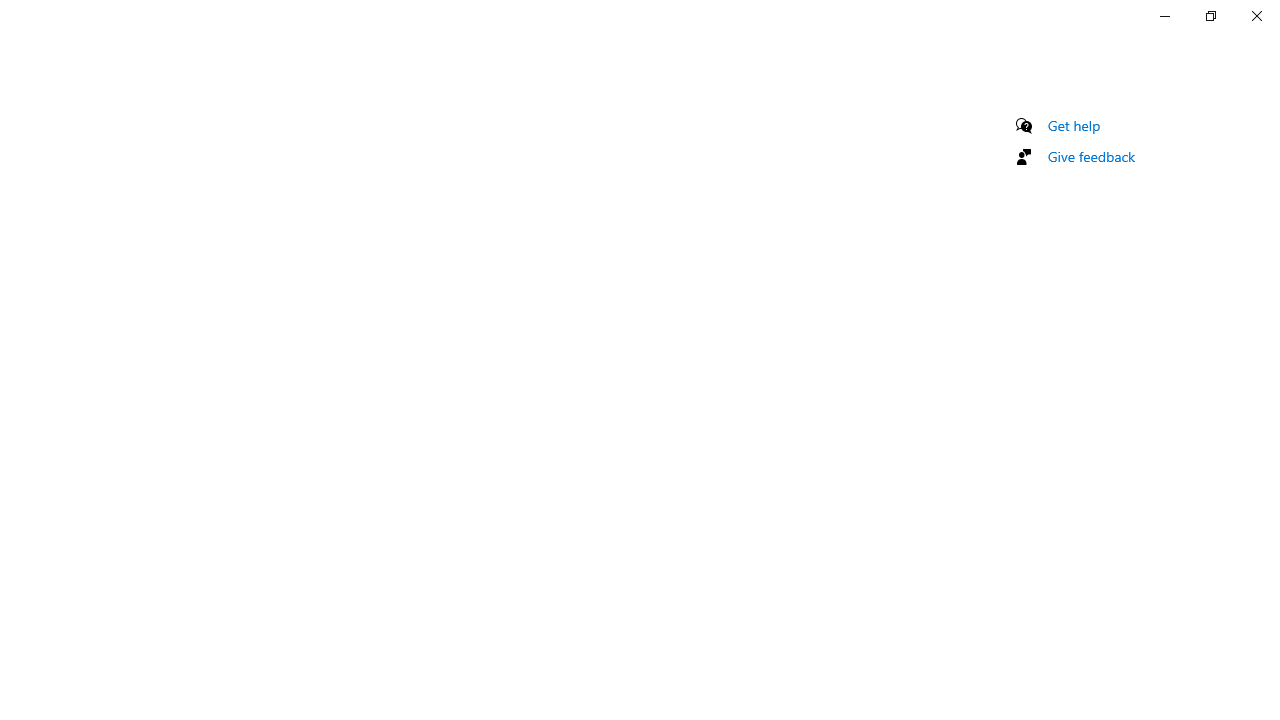 This screenshot has width=1280, height=720. I want to click on 'Restore Settings', so click(1209, 15).